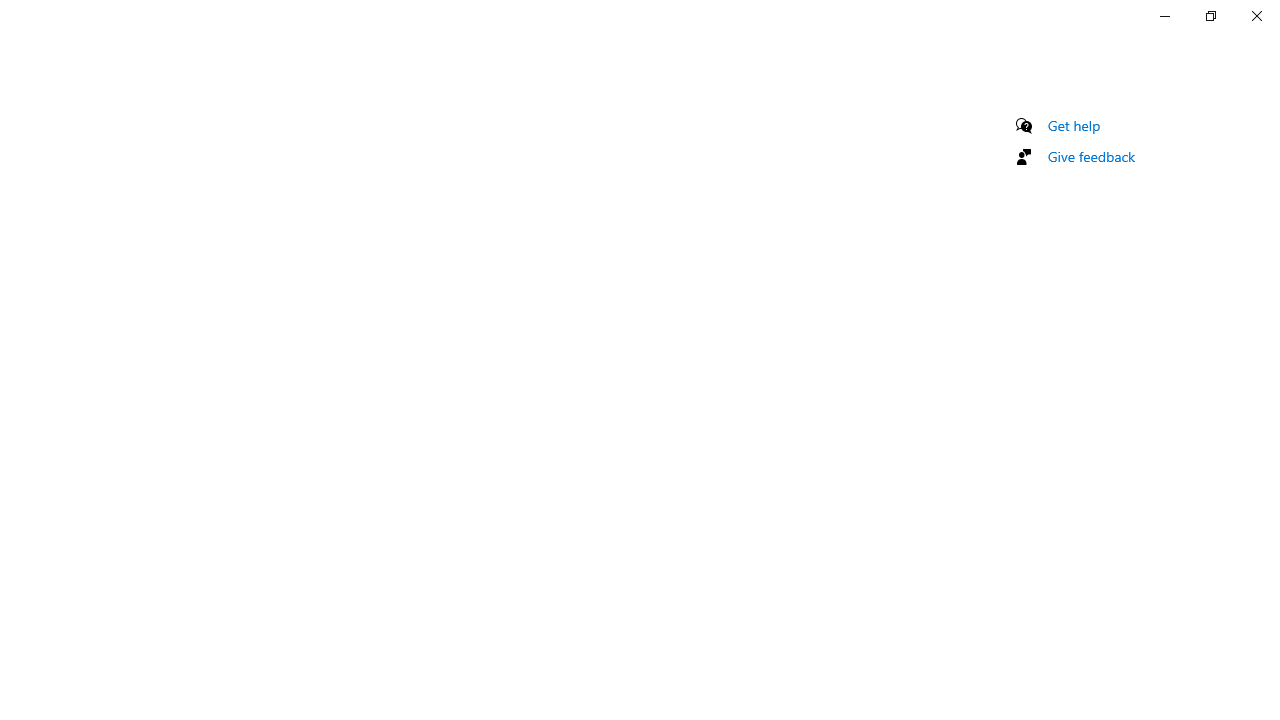 This screenshot has width=1280, height=720. I want to click on 'Restore Settings', so click(1209, 15).